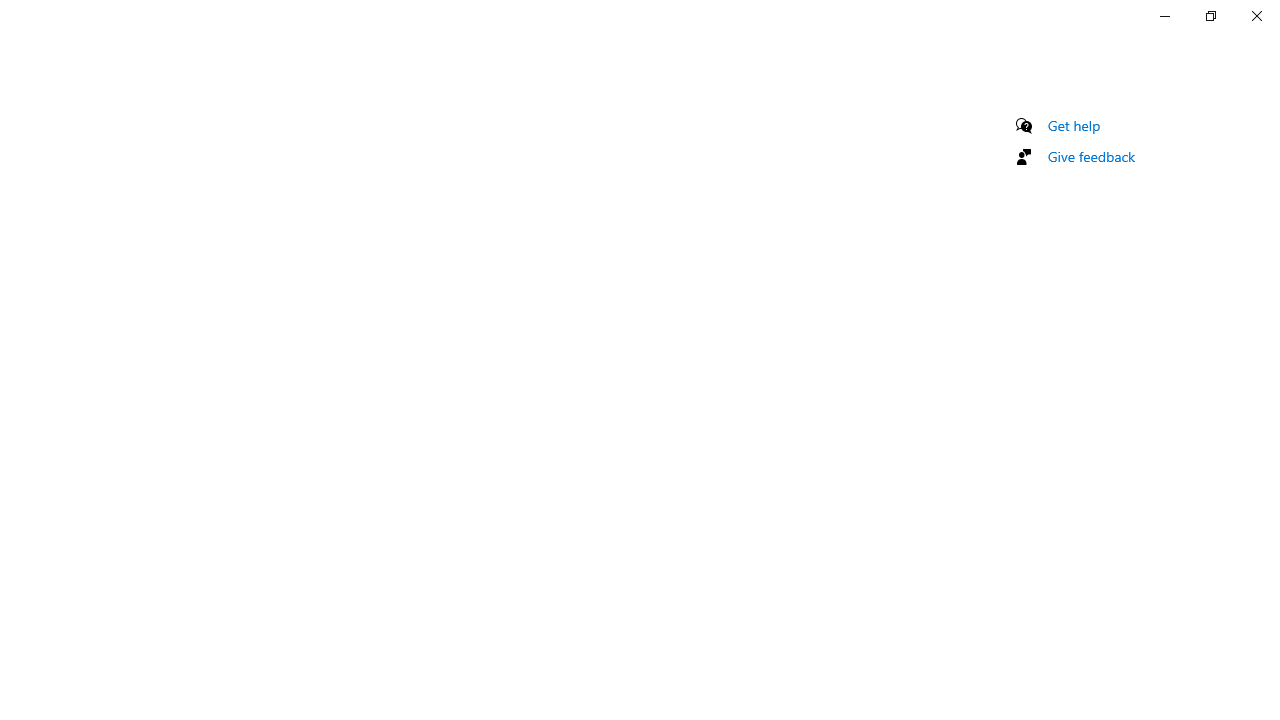 This screenshot has width=1280, height=720. I want to click on 'Restore Settings', so click(1209, 15).